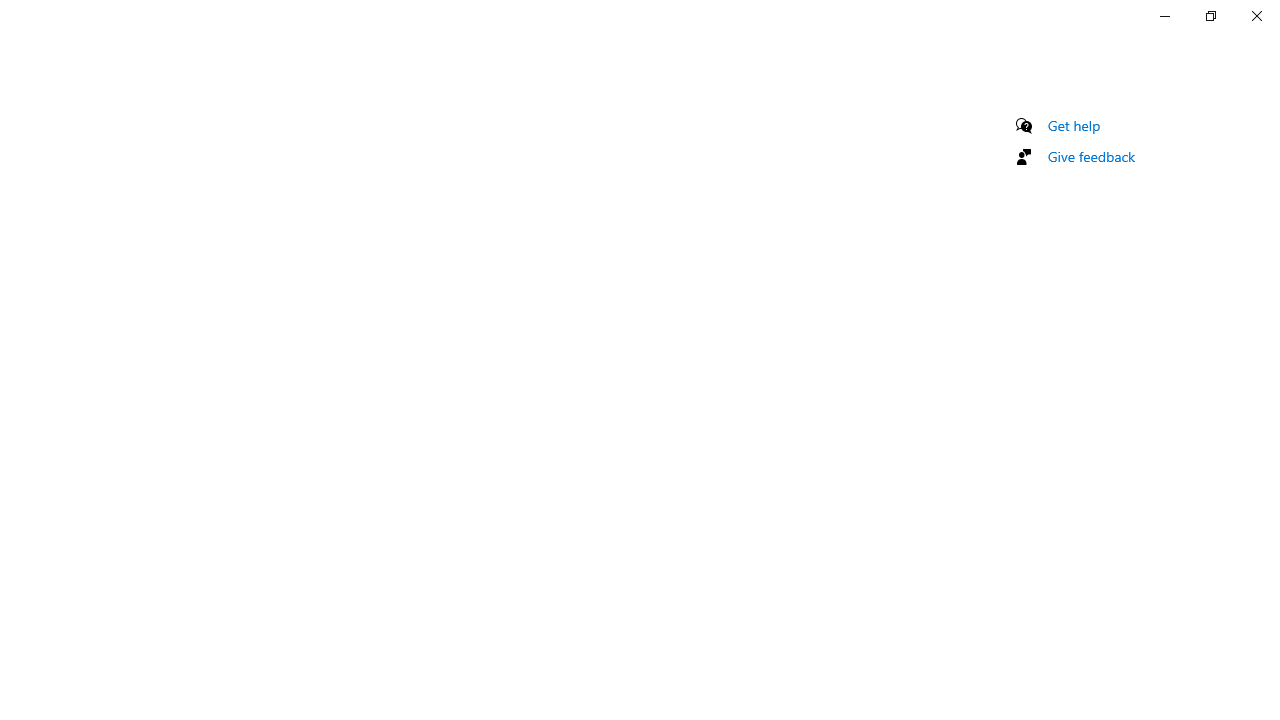 This screenshot has width=1280, height=720. I want to click on 'Restore Settings', so click(1209, 15).